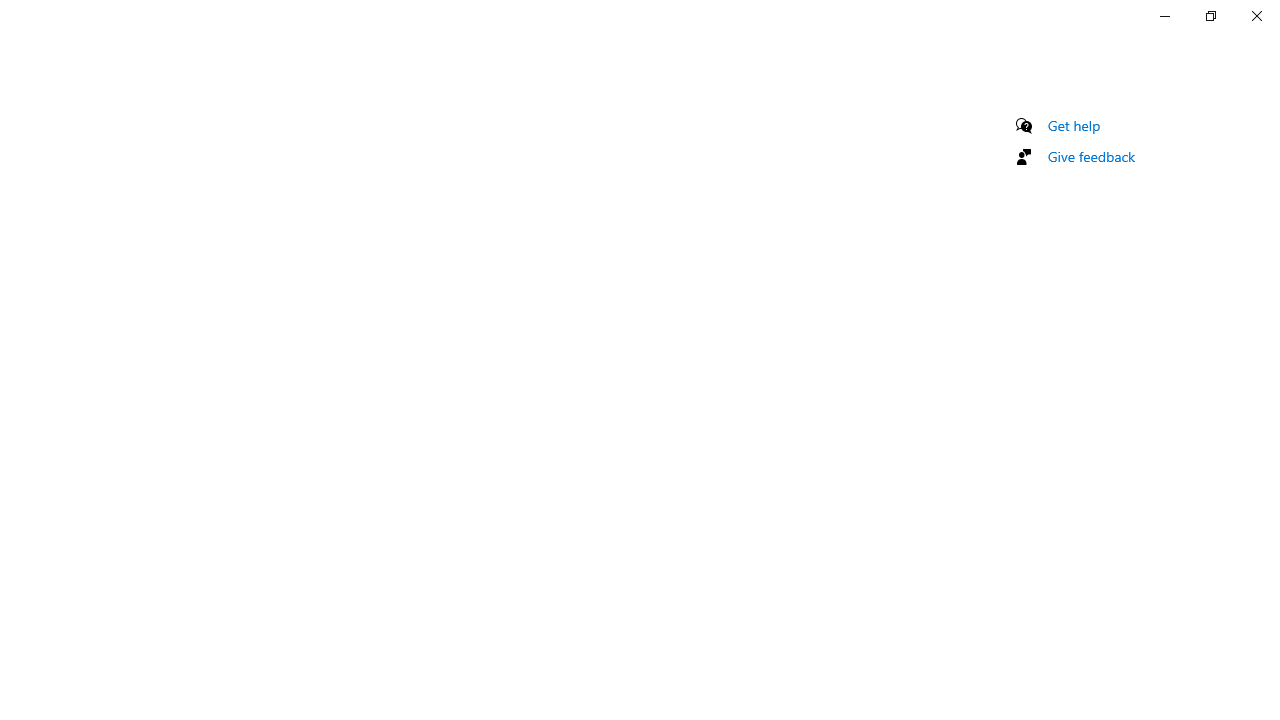 This screenshot has width=1280, height=720. I want to click on 'Restore Settings', so click(1209, 15).